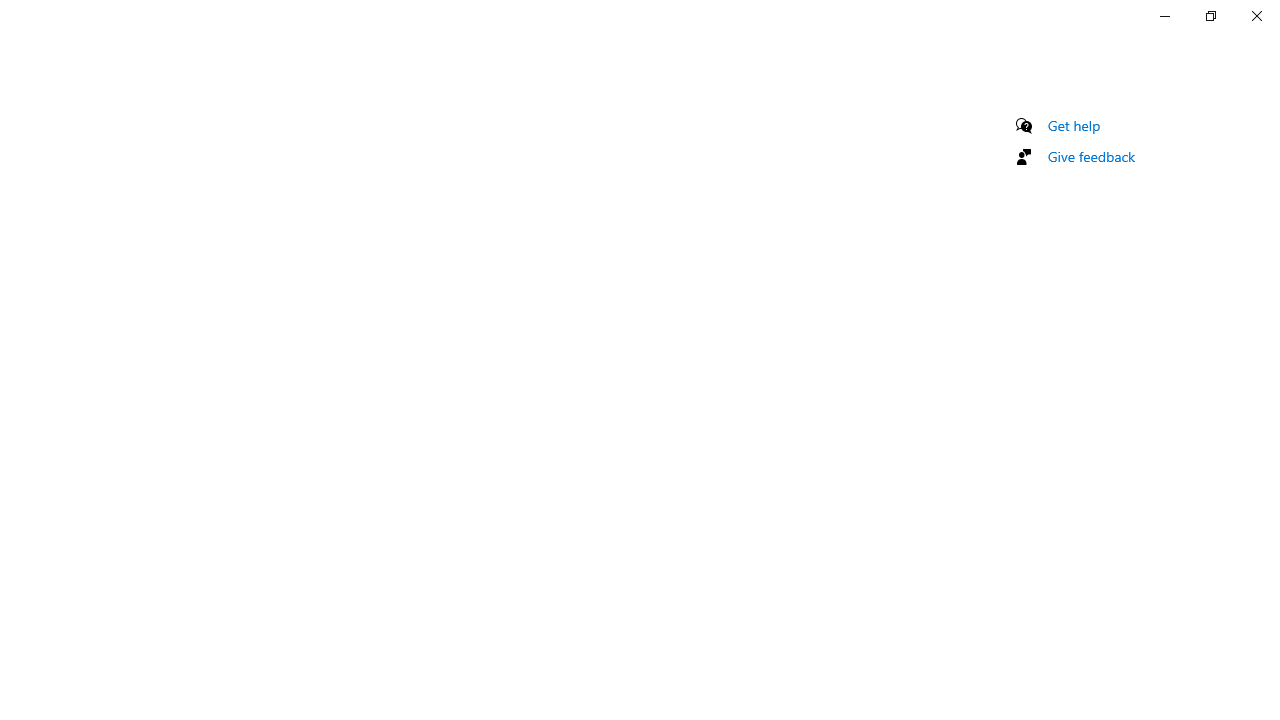 This screenshot has width=1280, height=720. I want to click on 'Restore Settings', so click(1209, 15).